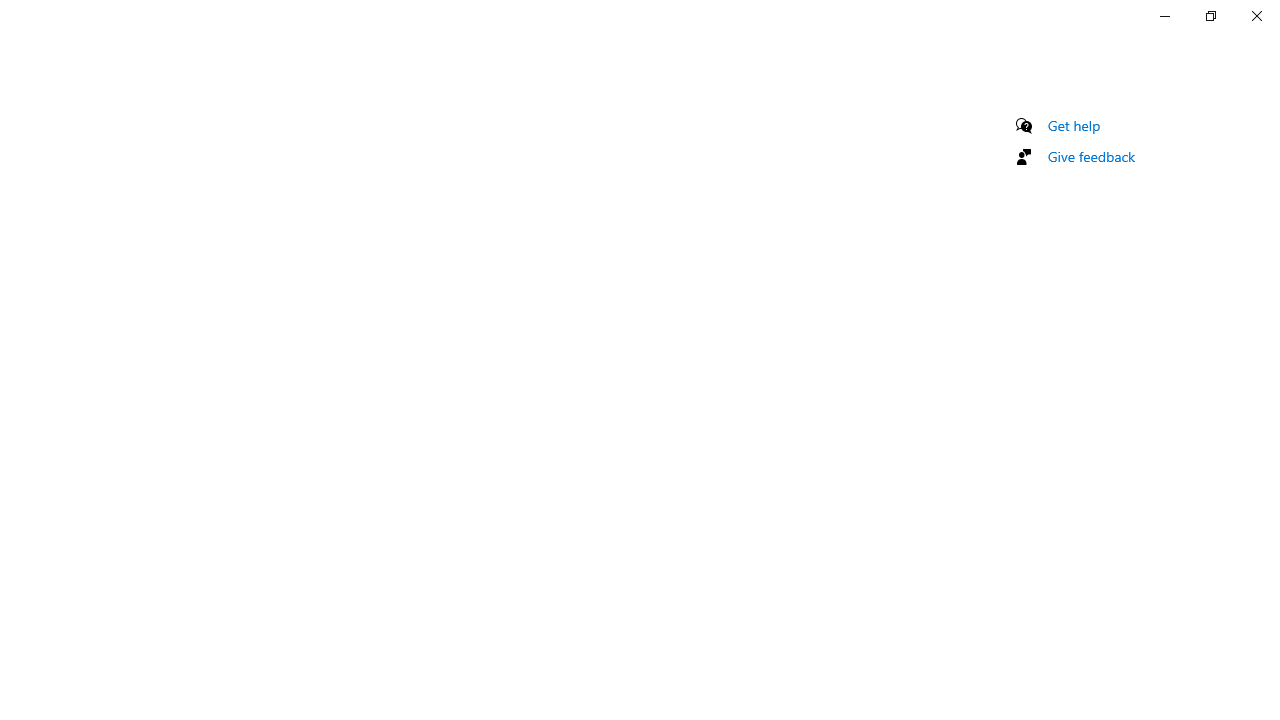 This screenshot has width=1280, height=720. I want to click on 'Restore Settings', so click(1209, 15).